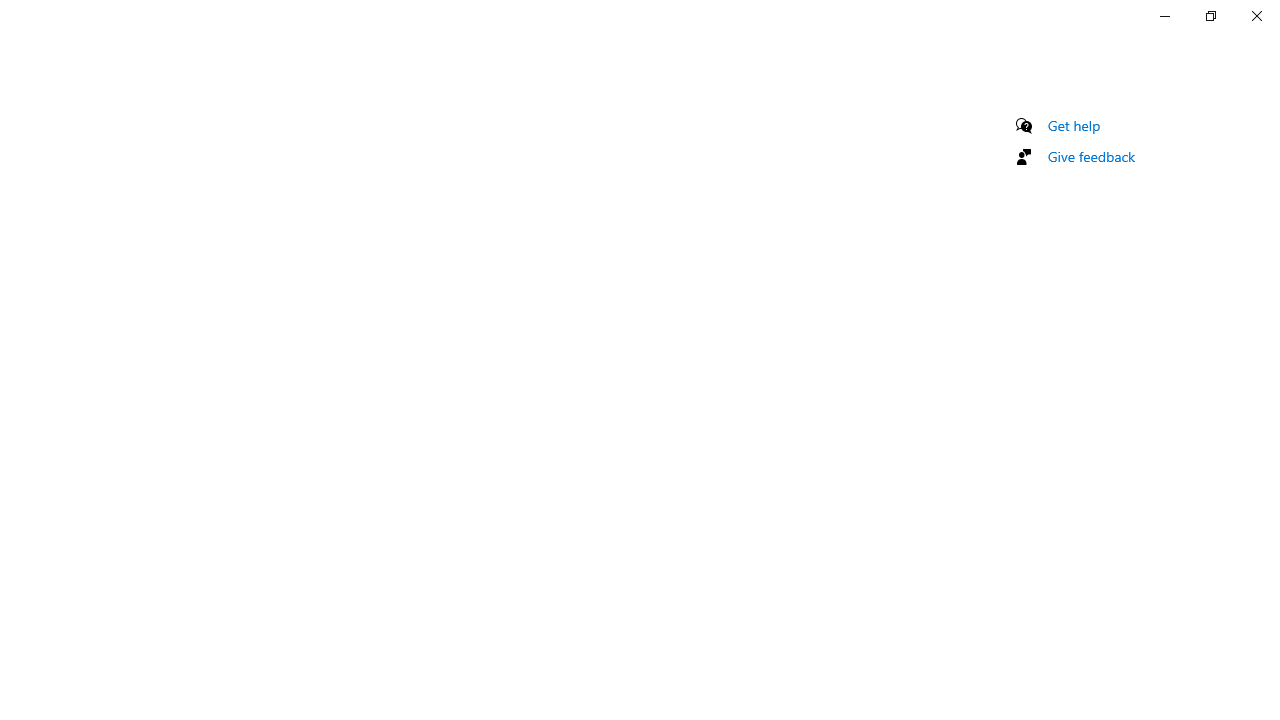 This screenshot has width=1280, height=720. I want to click on 'Restore Settings', so click(1209, 15).